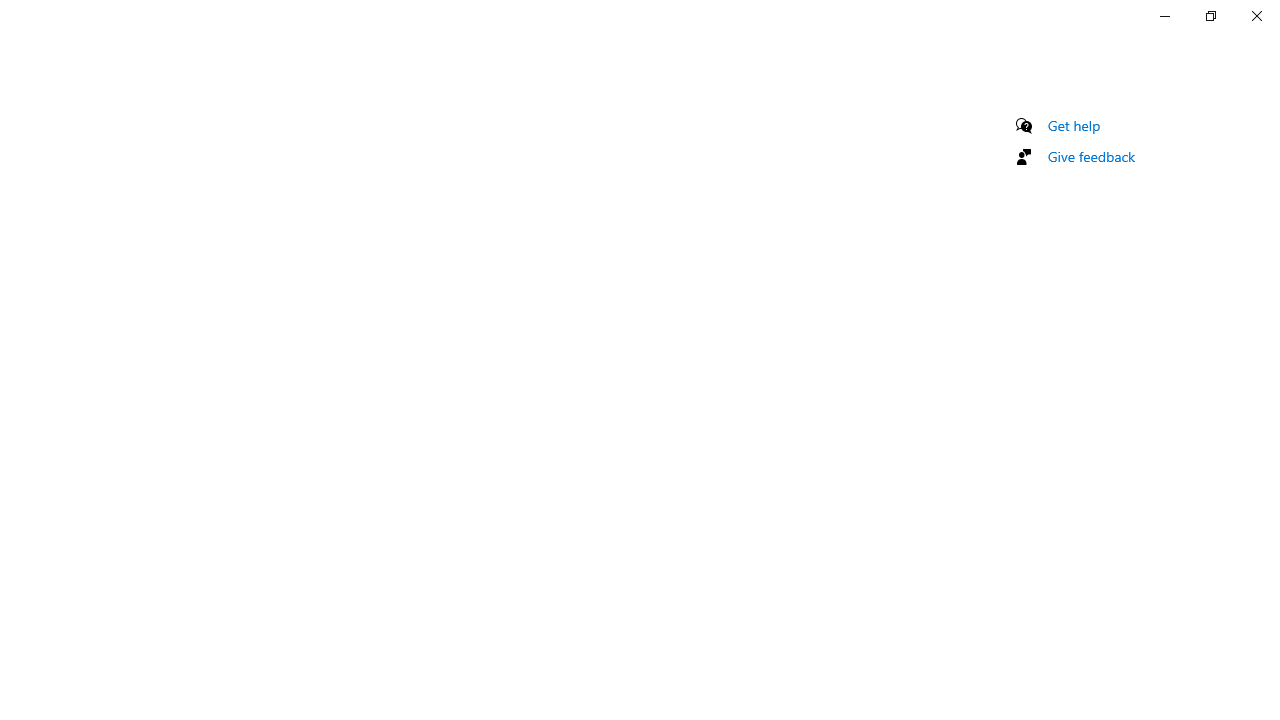 This screenshot has width=1280, height=720. I want to click on 'Restore Settings', so click(1209, 15).